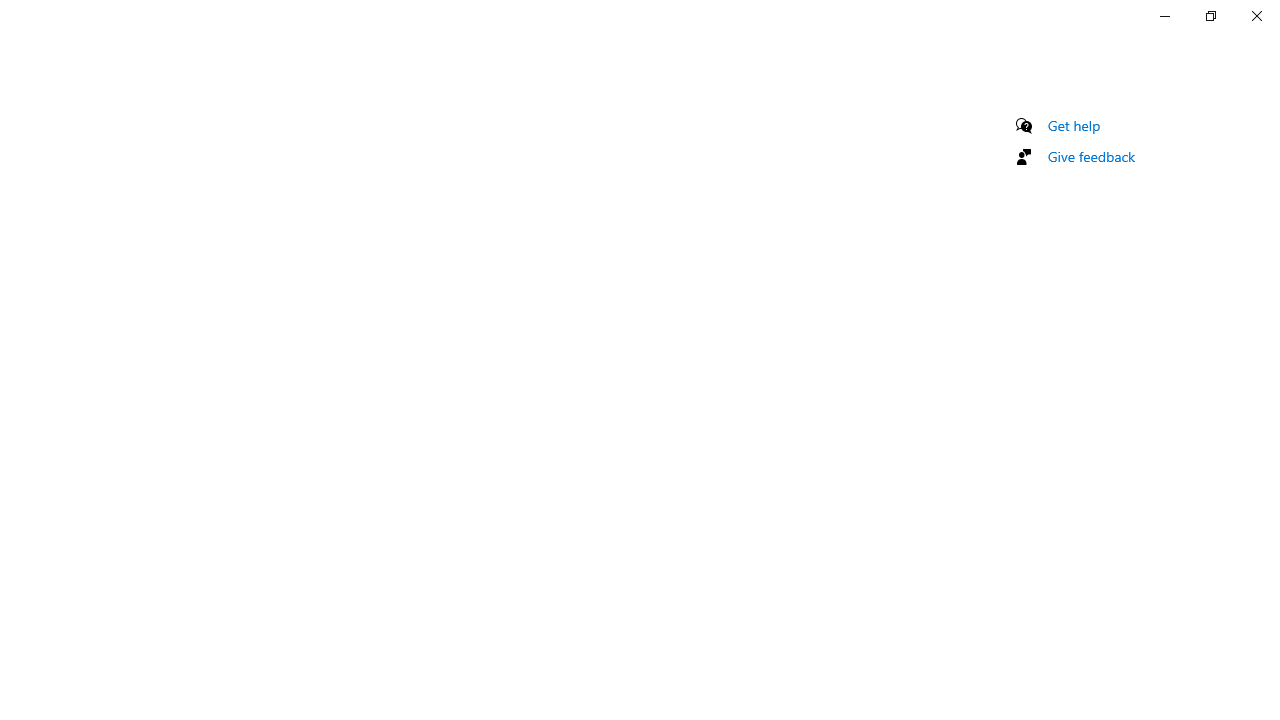 This screenshot has width=1280, height=720. I want to click on 'Restore Settings', so click(1209, 15).